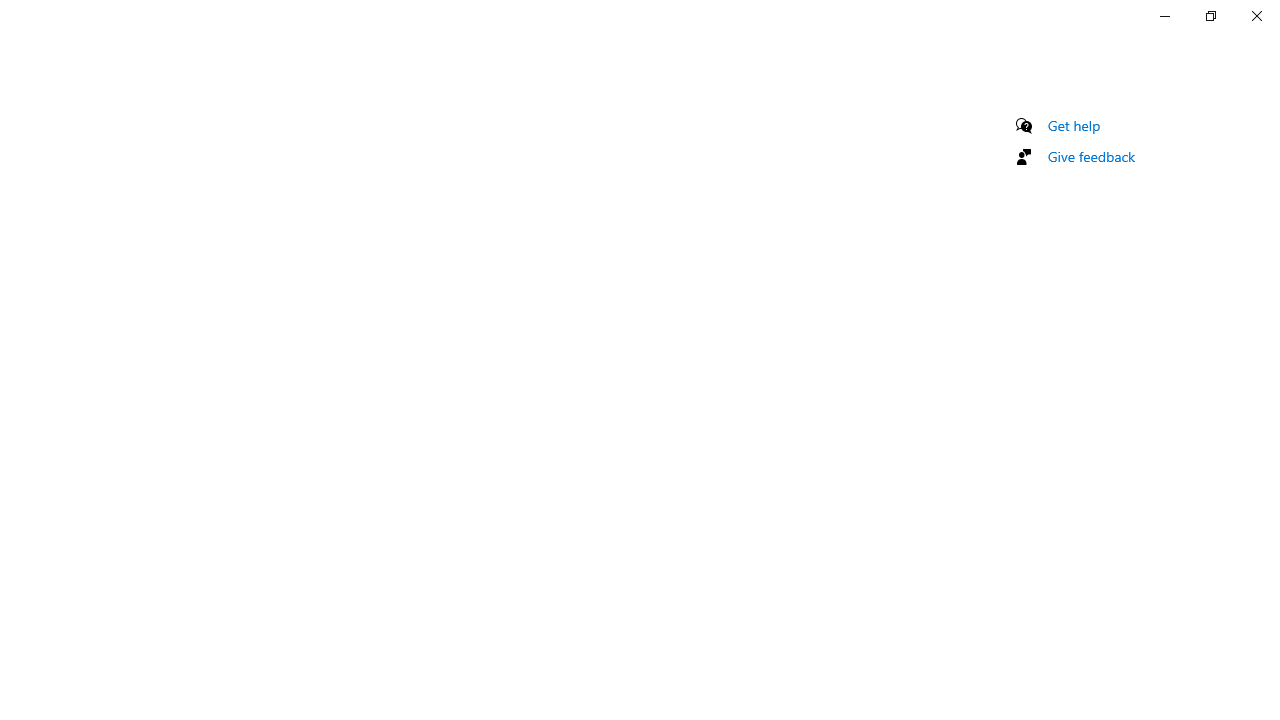 This screenshot has width=1280, height=720. I want to click on 'Restore Settings', so click(1209, 15).